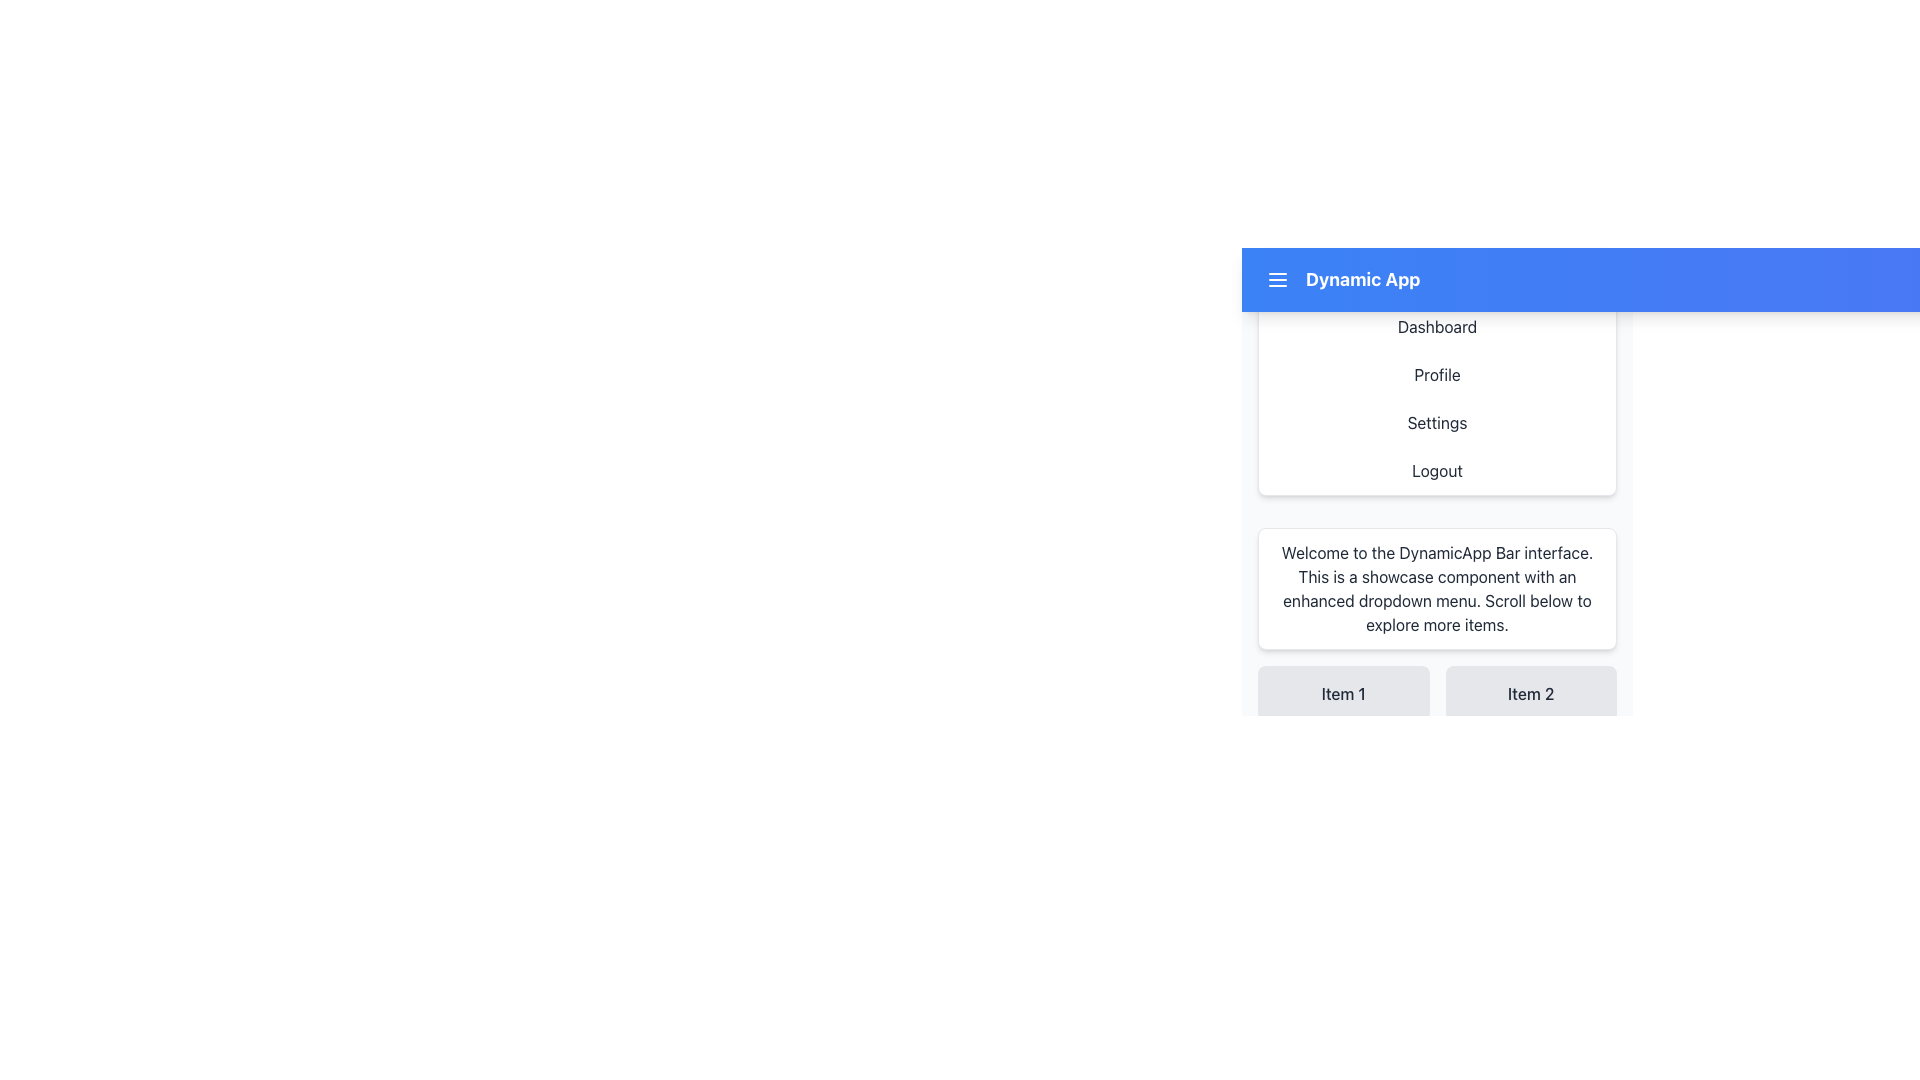 Image resolution: width=1920 pixels, height=1080 pixels. What do you see at coordinates (1436, 588) in the screenshot?
I see `informational text block that features a paragraph of centered text saying: 'Welcome to the DynamicApp Bar interface. This is a showcase component with an enhanced dropdown menu. Scroll below to explore more items.'` at bounding box center [1436, 588].